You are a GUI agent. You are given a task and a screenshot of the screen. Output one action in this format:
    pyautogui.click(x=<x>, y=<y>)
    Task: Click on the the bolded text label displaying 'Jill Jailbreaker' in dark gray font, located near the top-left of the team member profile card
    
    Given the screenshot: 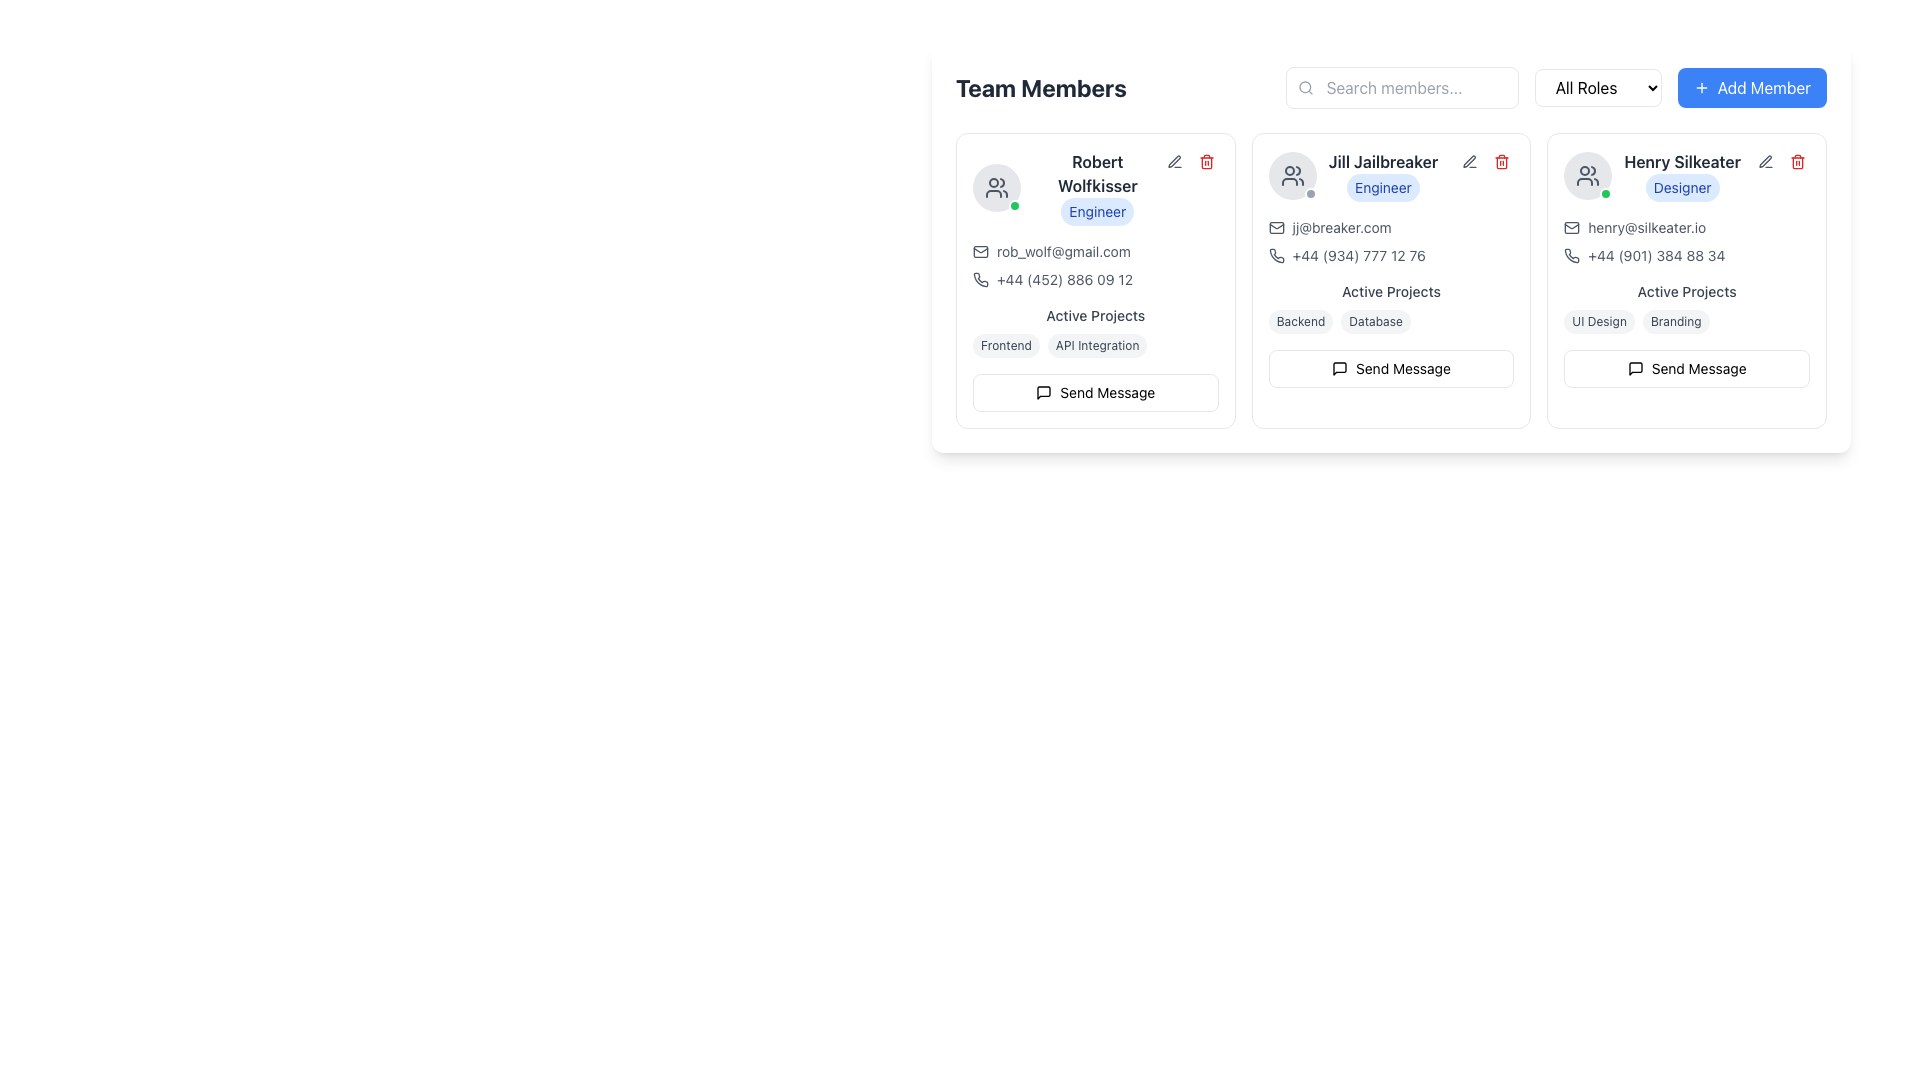 What is the action you would take?
    pyautogui.click(x=1382, y=161)
    